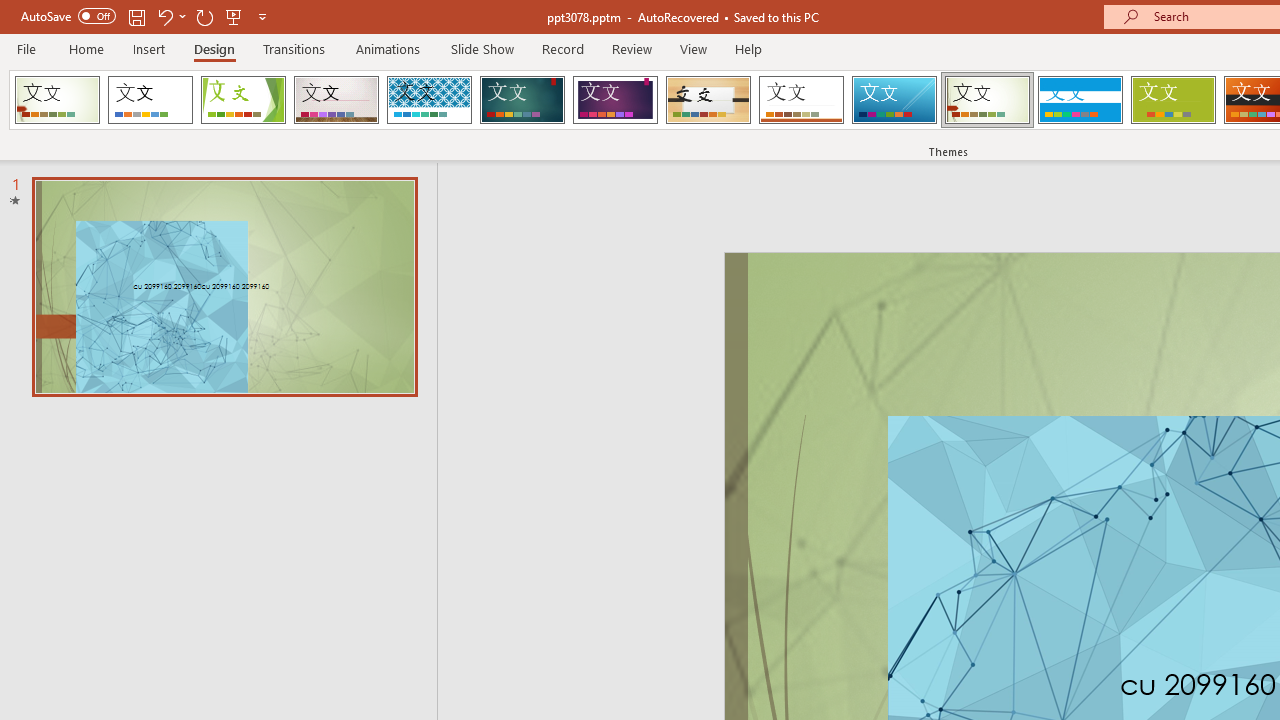 The height and width of the screenshot is (720, 1280). What do you see at coordinates (1079, 100) in the screenshot?
I see `'Banded Loading Preview...'` at bounding box center [1079, 100].